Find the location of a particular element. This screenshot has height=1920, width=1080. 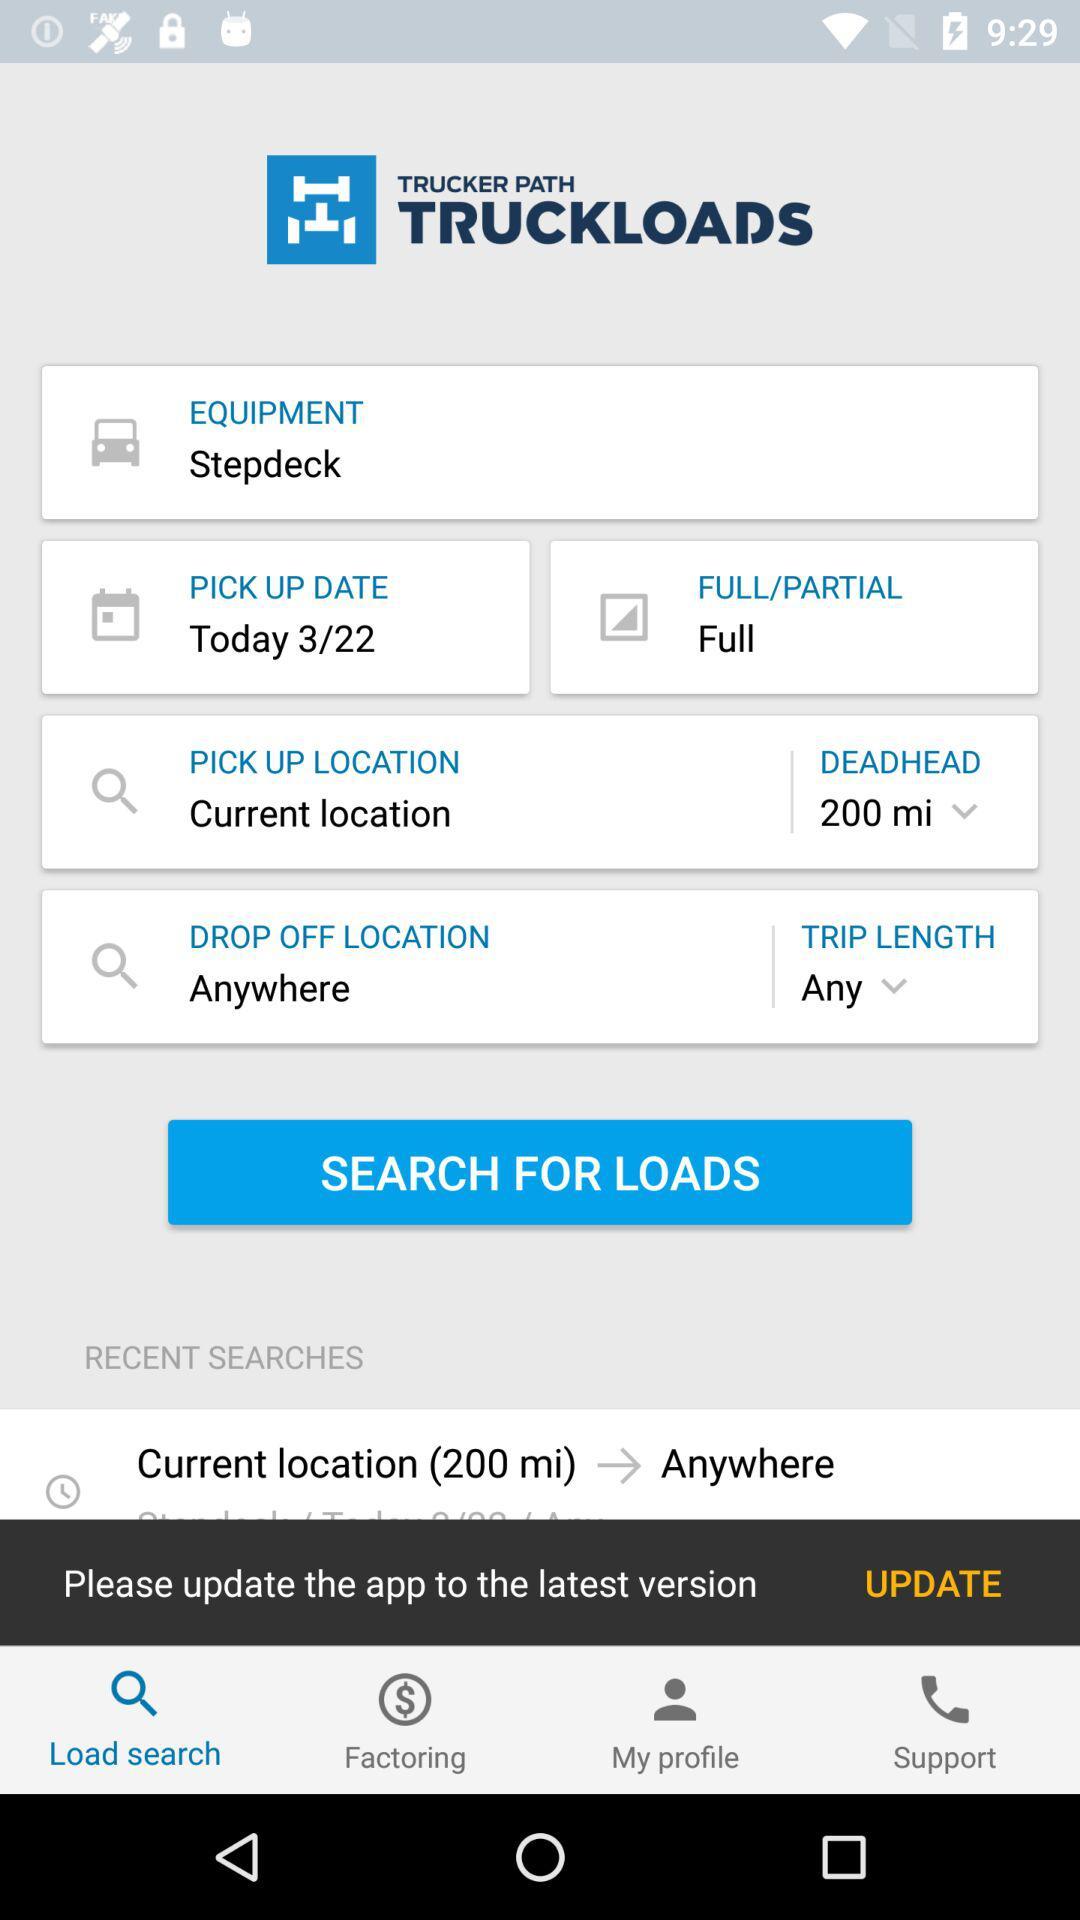

the icon next to the factoring is located at coordinates (135, 1719).